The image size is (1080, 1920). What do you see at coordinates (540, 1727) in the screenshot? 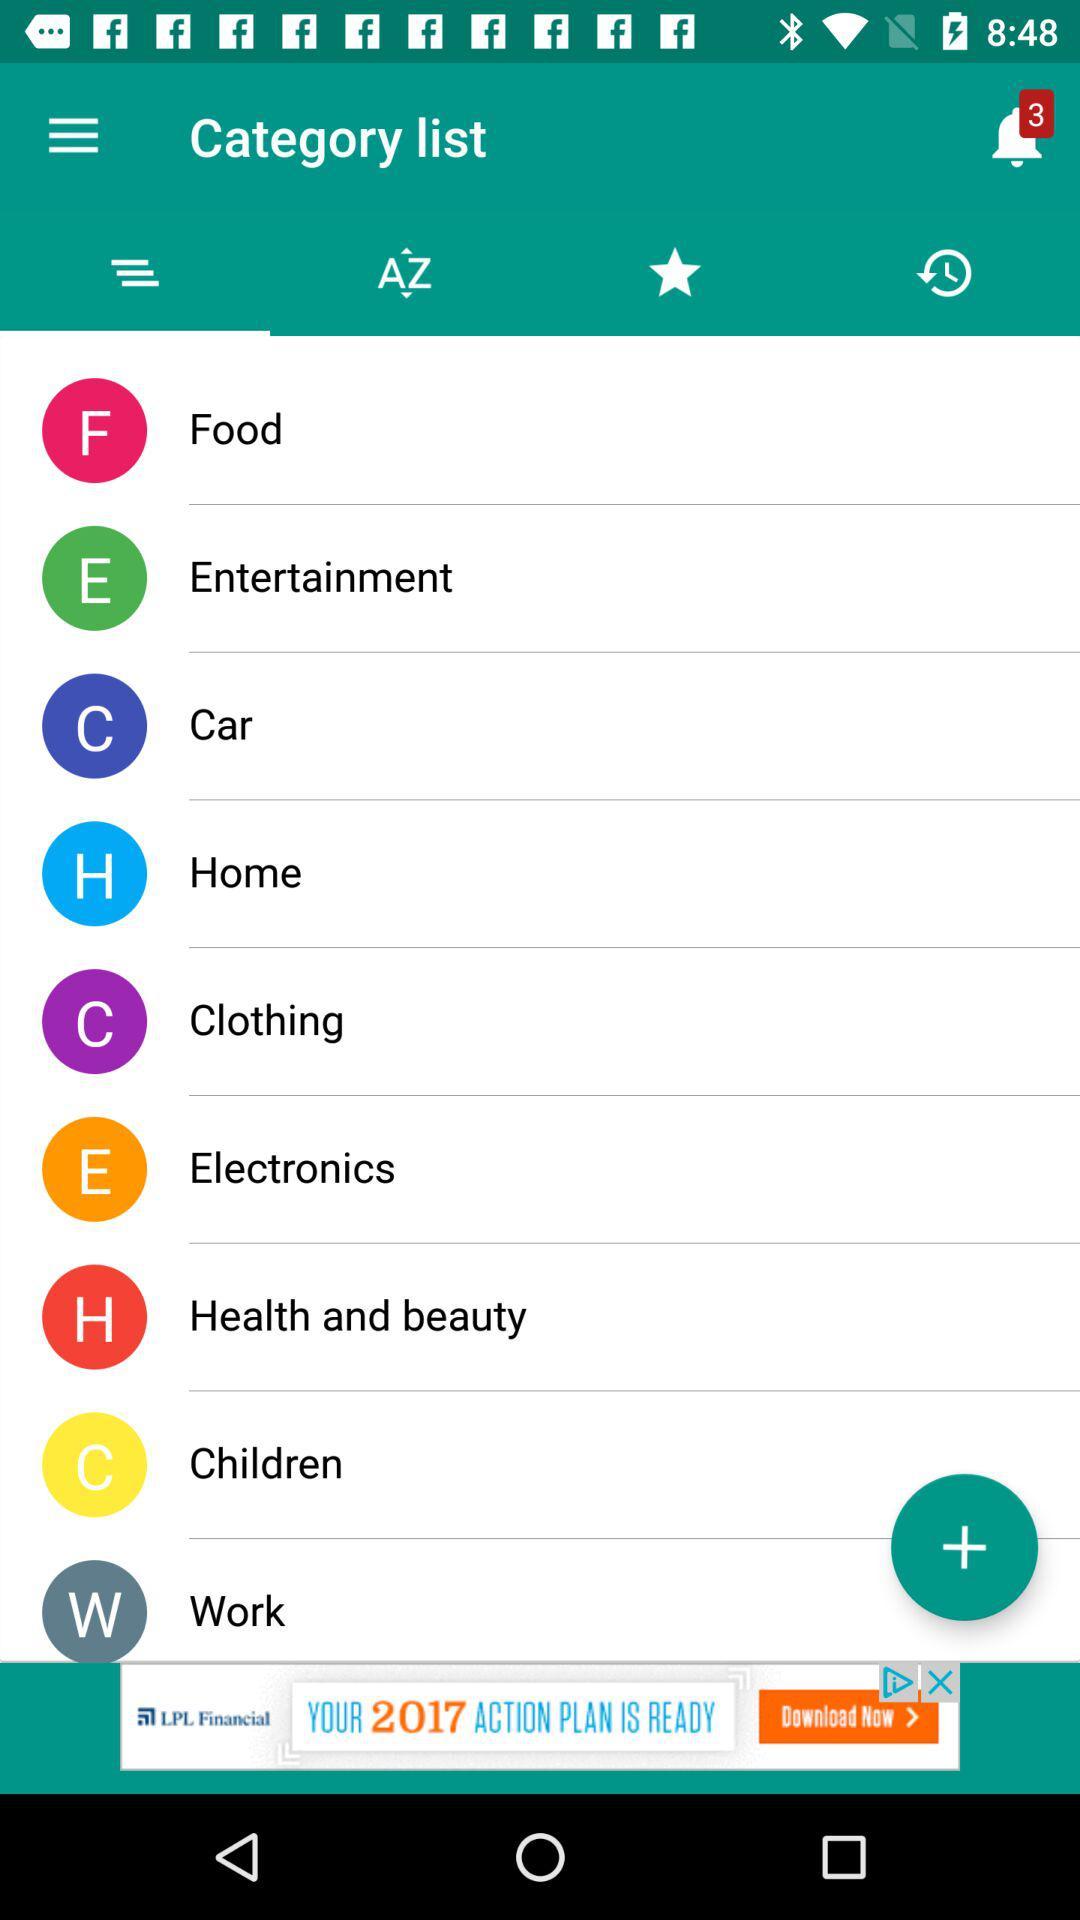
I see `speakev` at bounding box center [540, 1727].